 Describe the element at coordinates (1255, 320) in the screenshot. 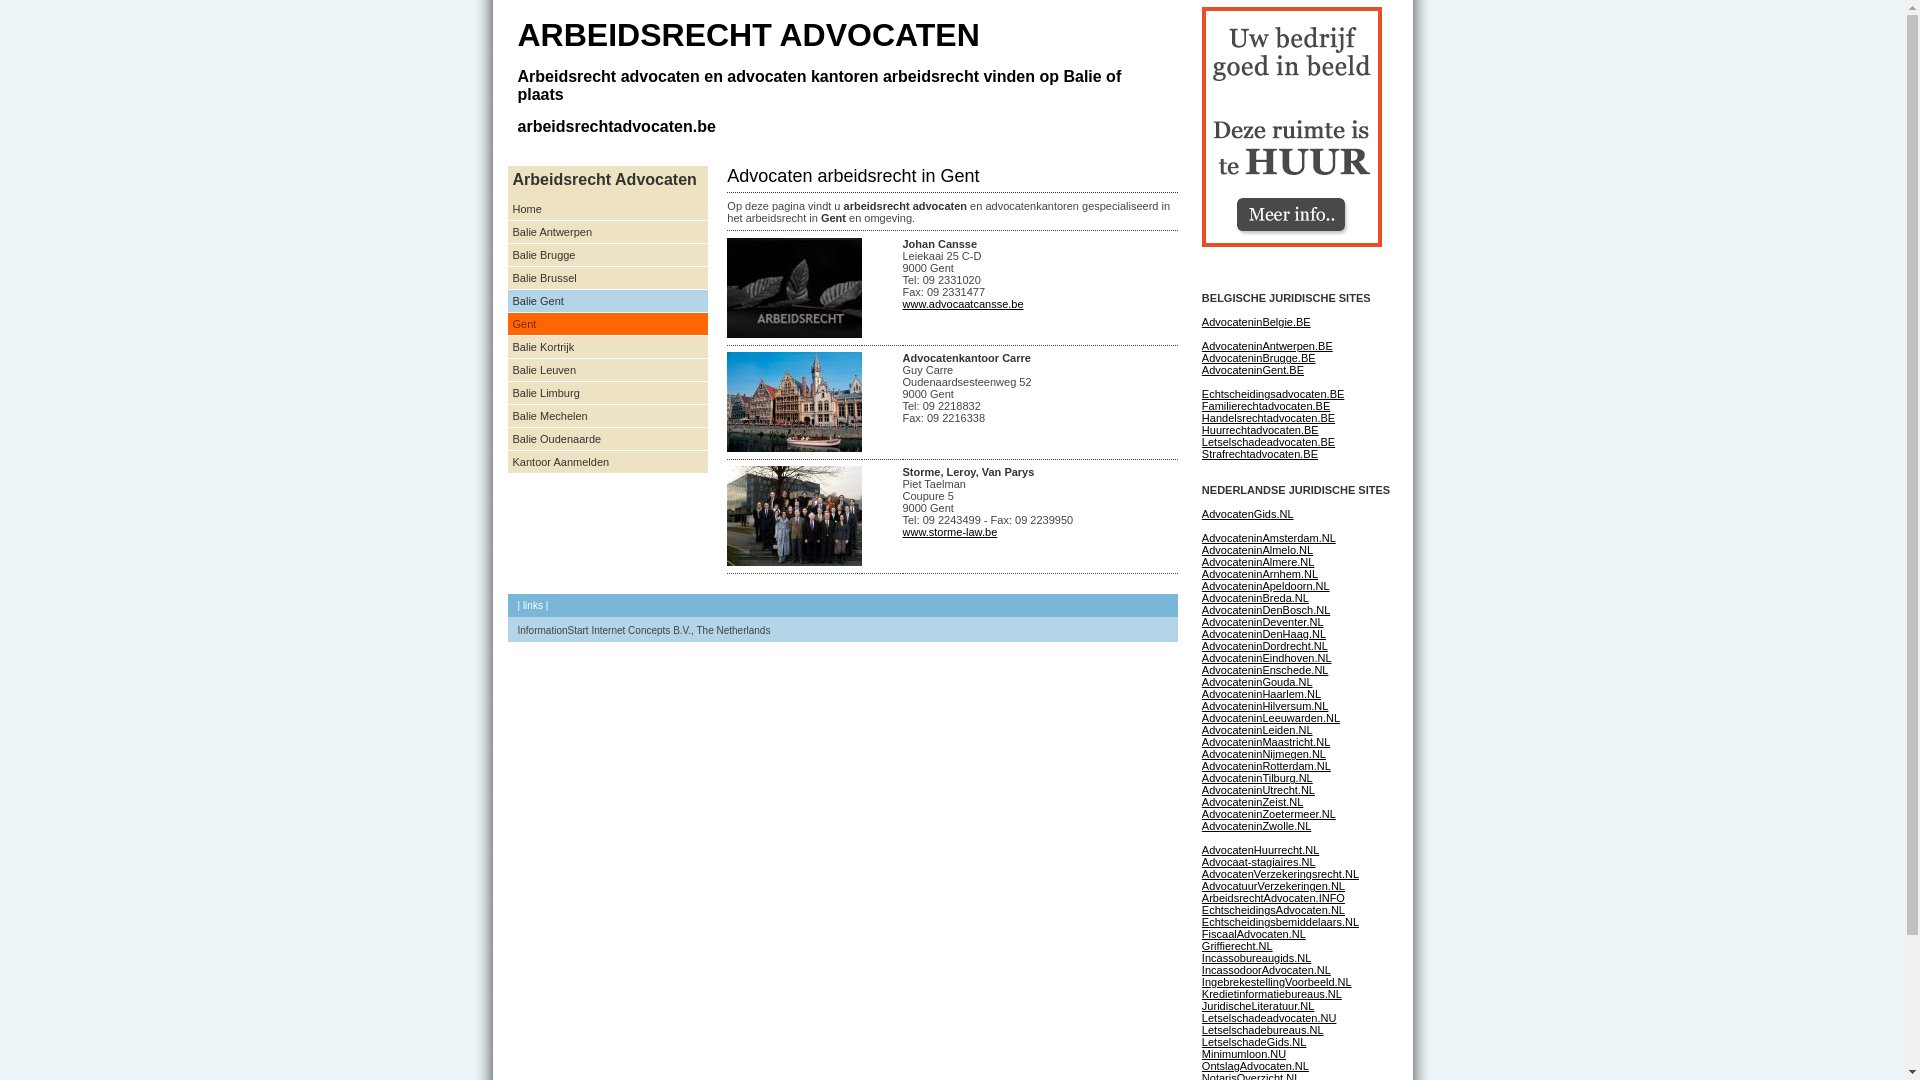

I see `'AdvocateninBelgie.BE'` at that location.